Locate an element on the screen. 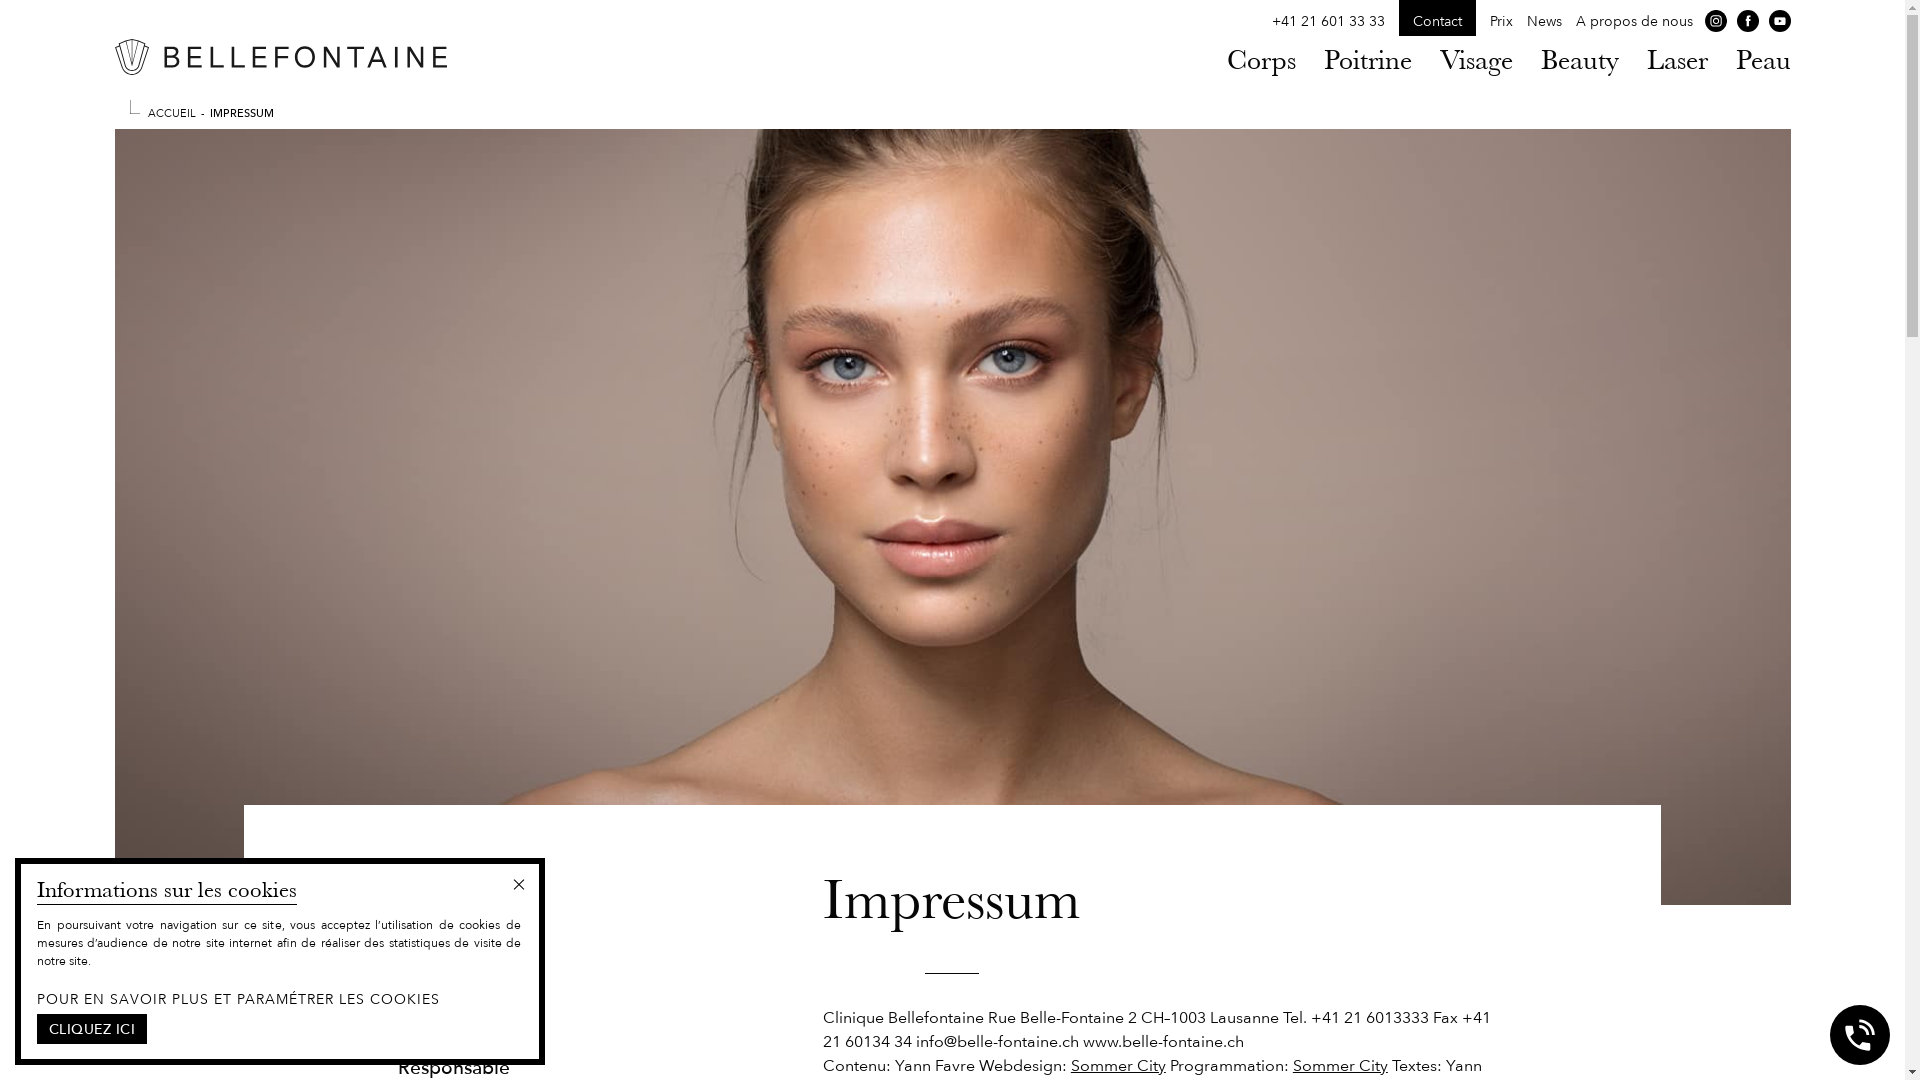  'ACCUEIL' is located at coordinates (172, 111).